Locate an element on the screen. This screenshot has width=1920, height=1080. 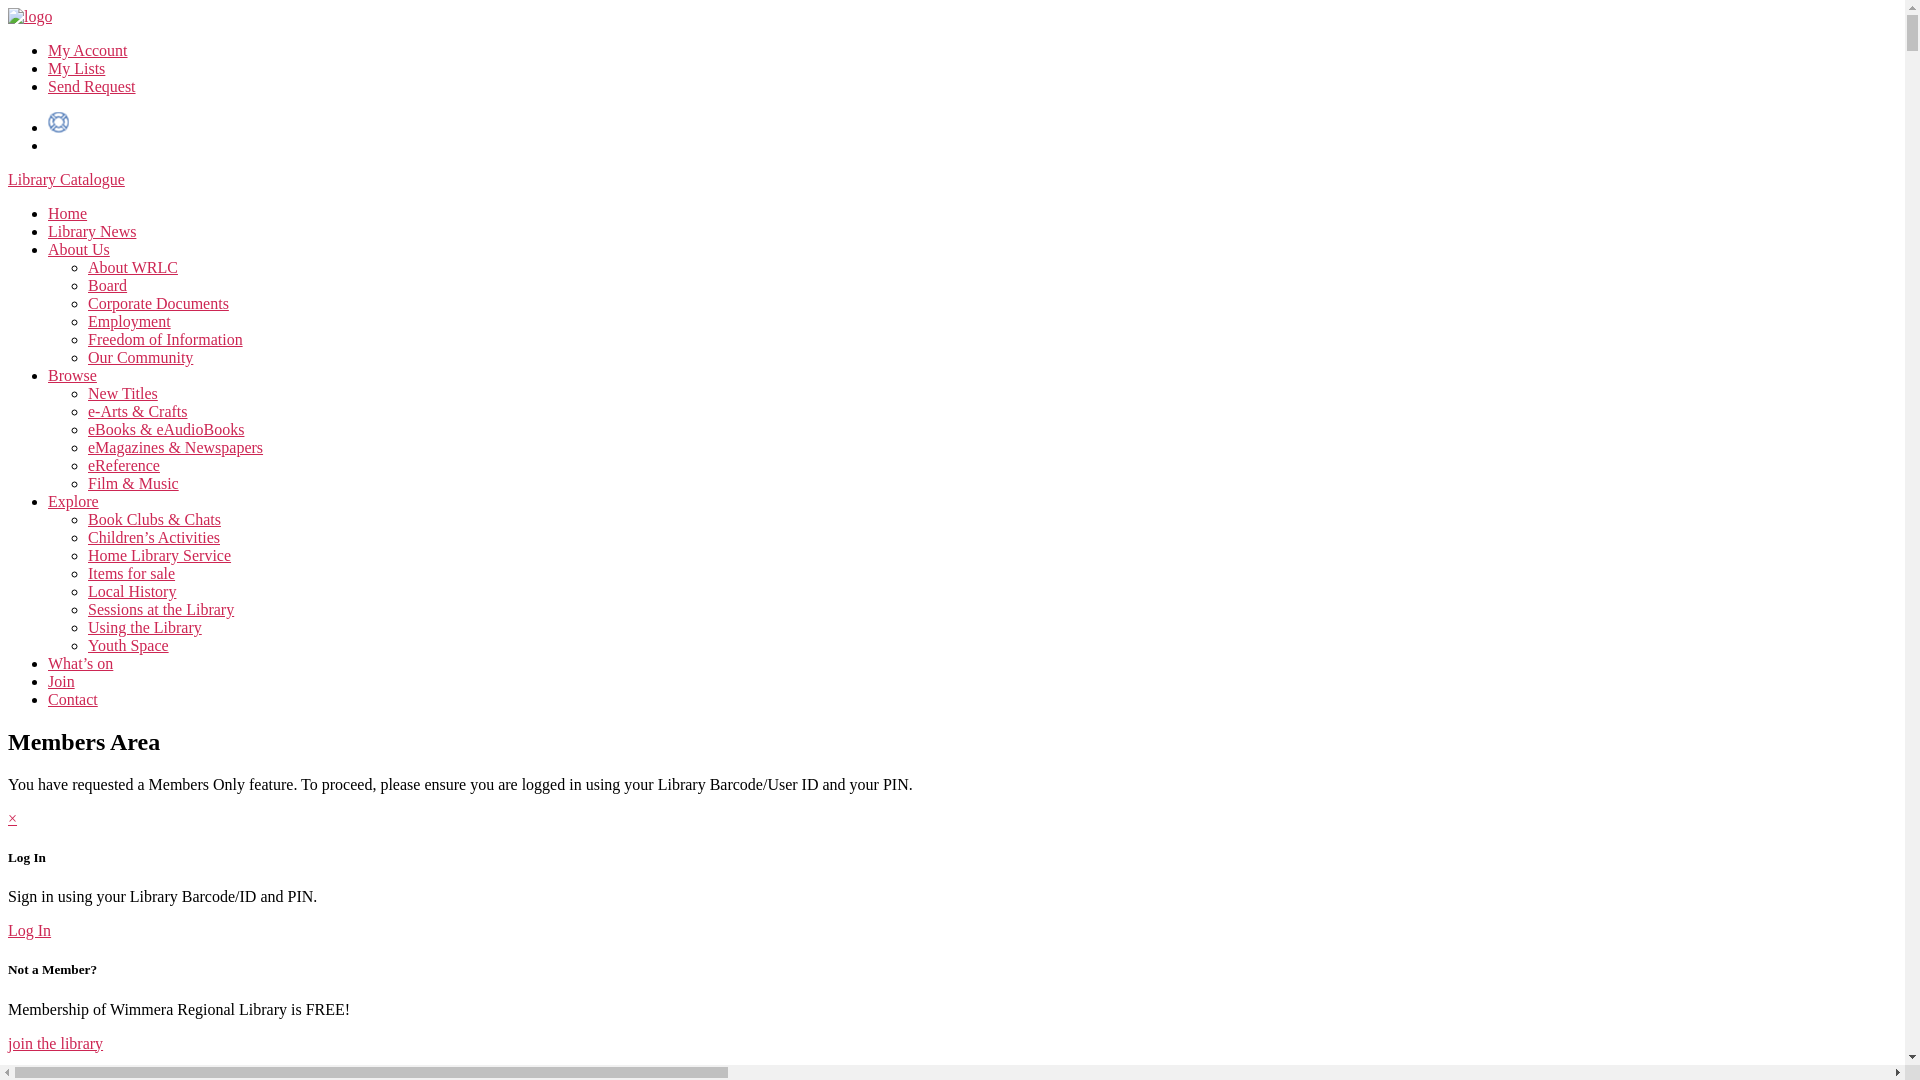
'About WRLC' is located at coordinates (132, 266).